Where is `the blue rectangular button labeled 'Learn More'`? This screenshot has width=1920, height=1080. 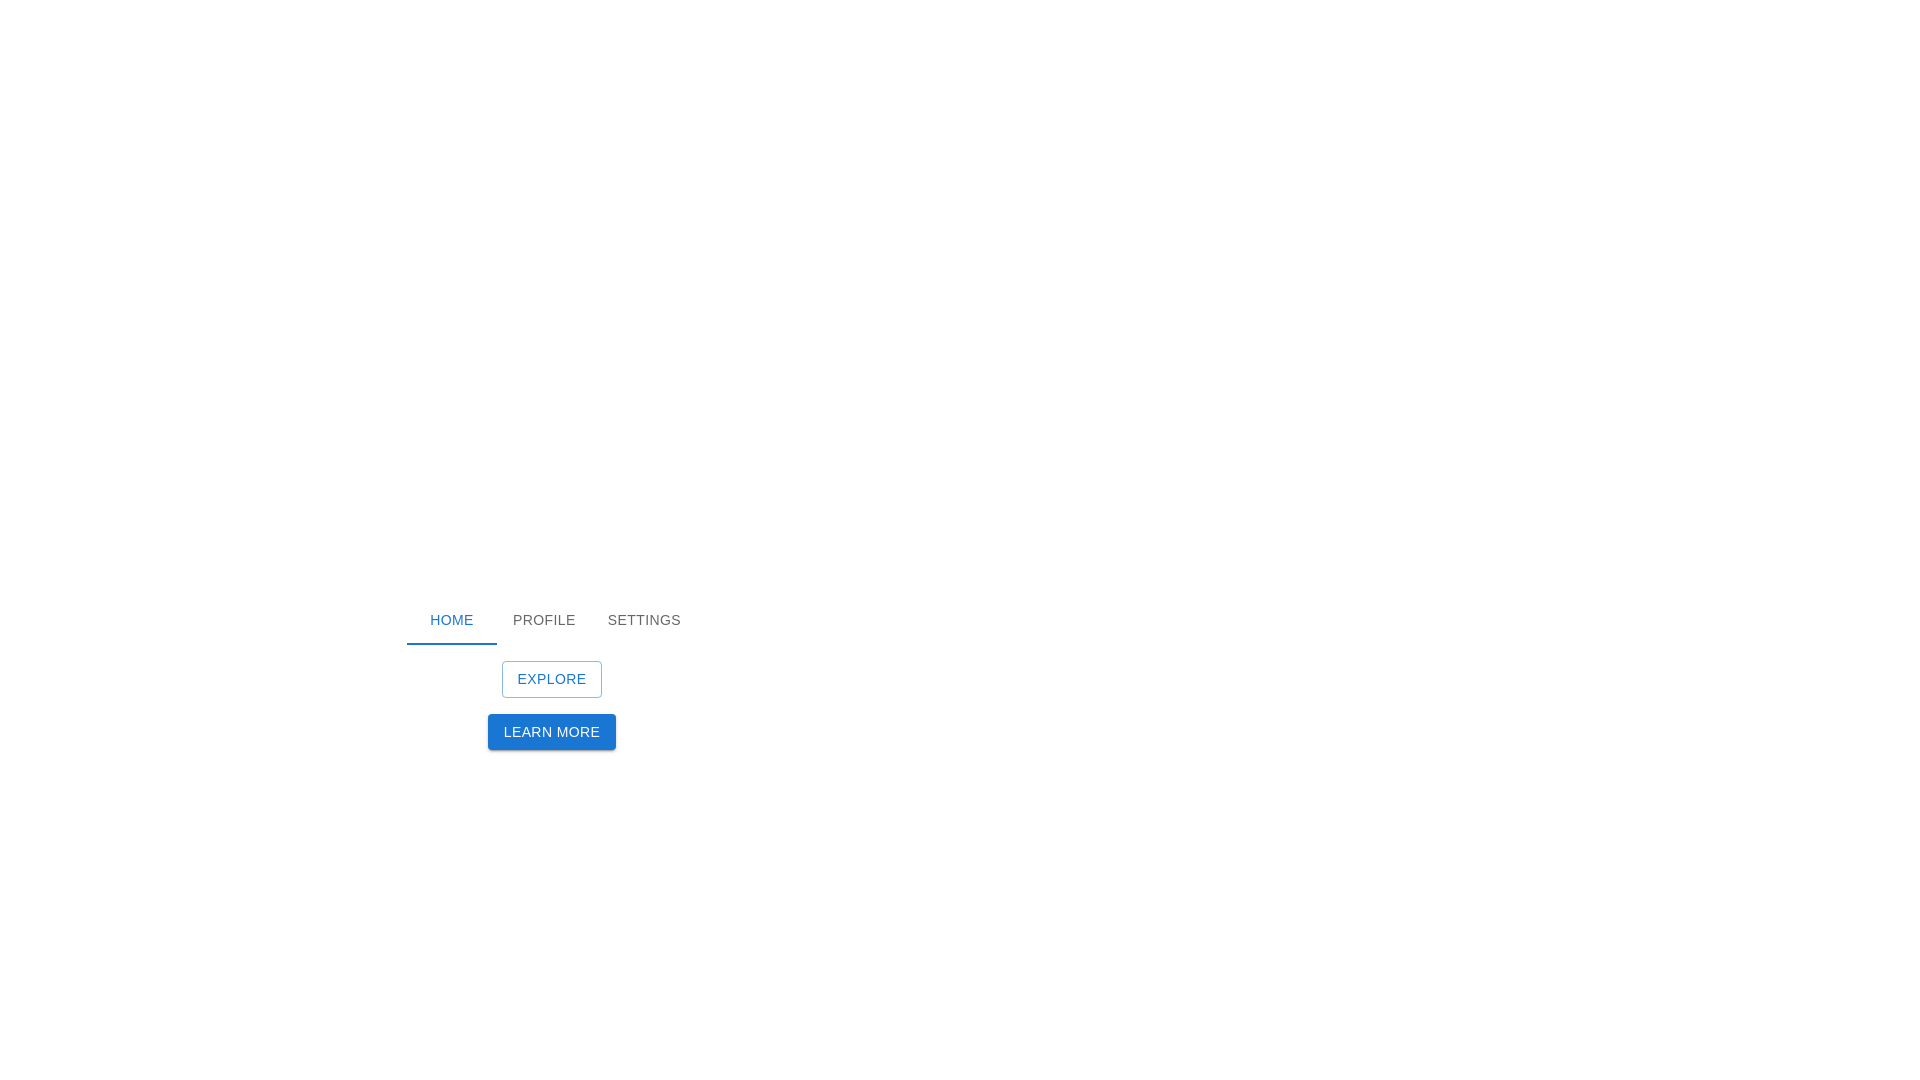 the blue rectangular button labeled 'Learn More' is located at coordinates (552, 731).